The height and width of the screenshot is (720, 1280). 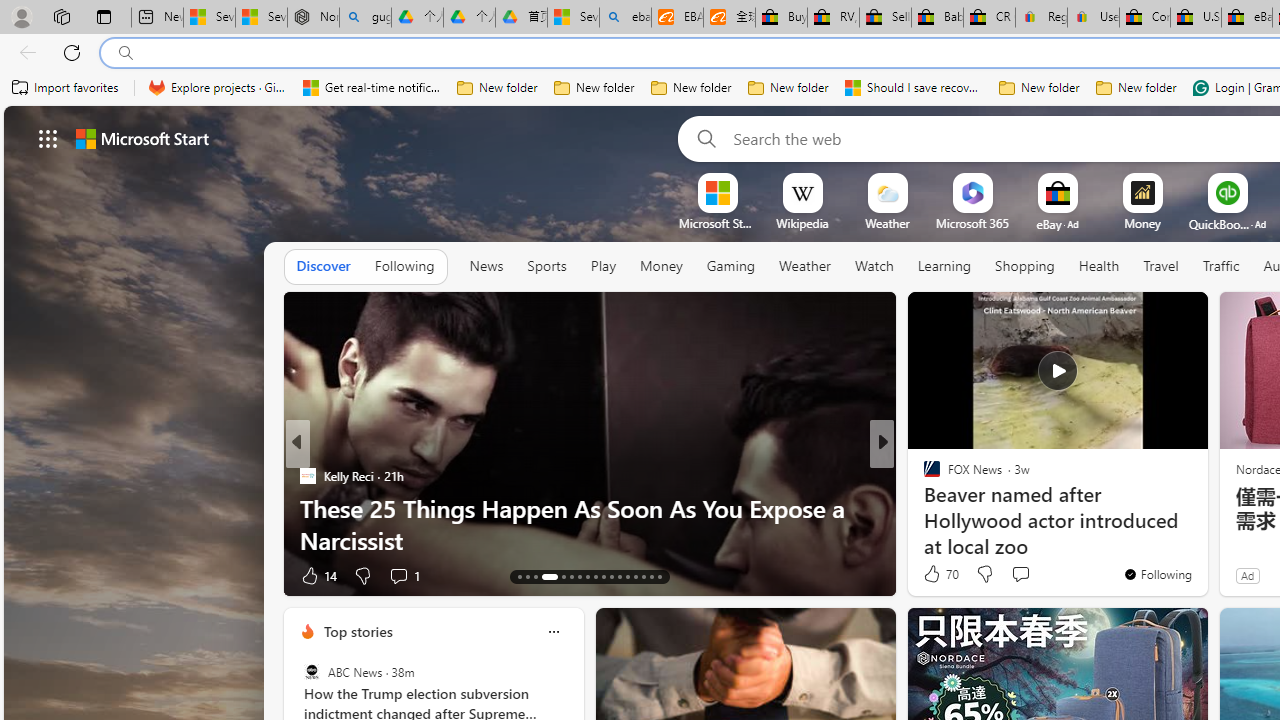 What do you see at coordinates (933, 575) in the screenshot?
I see `'29 Like'` at bounding box center [933, 575].